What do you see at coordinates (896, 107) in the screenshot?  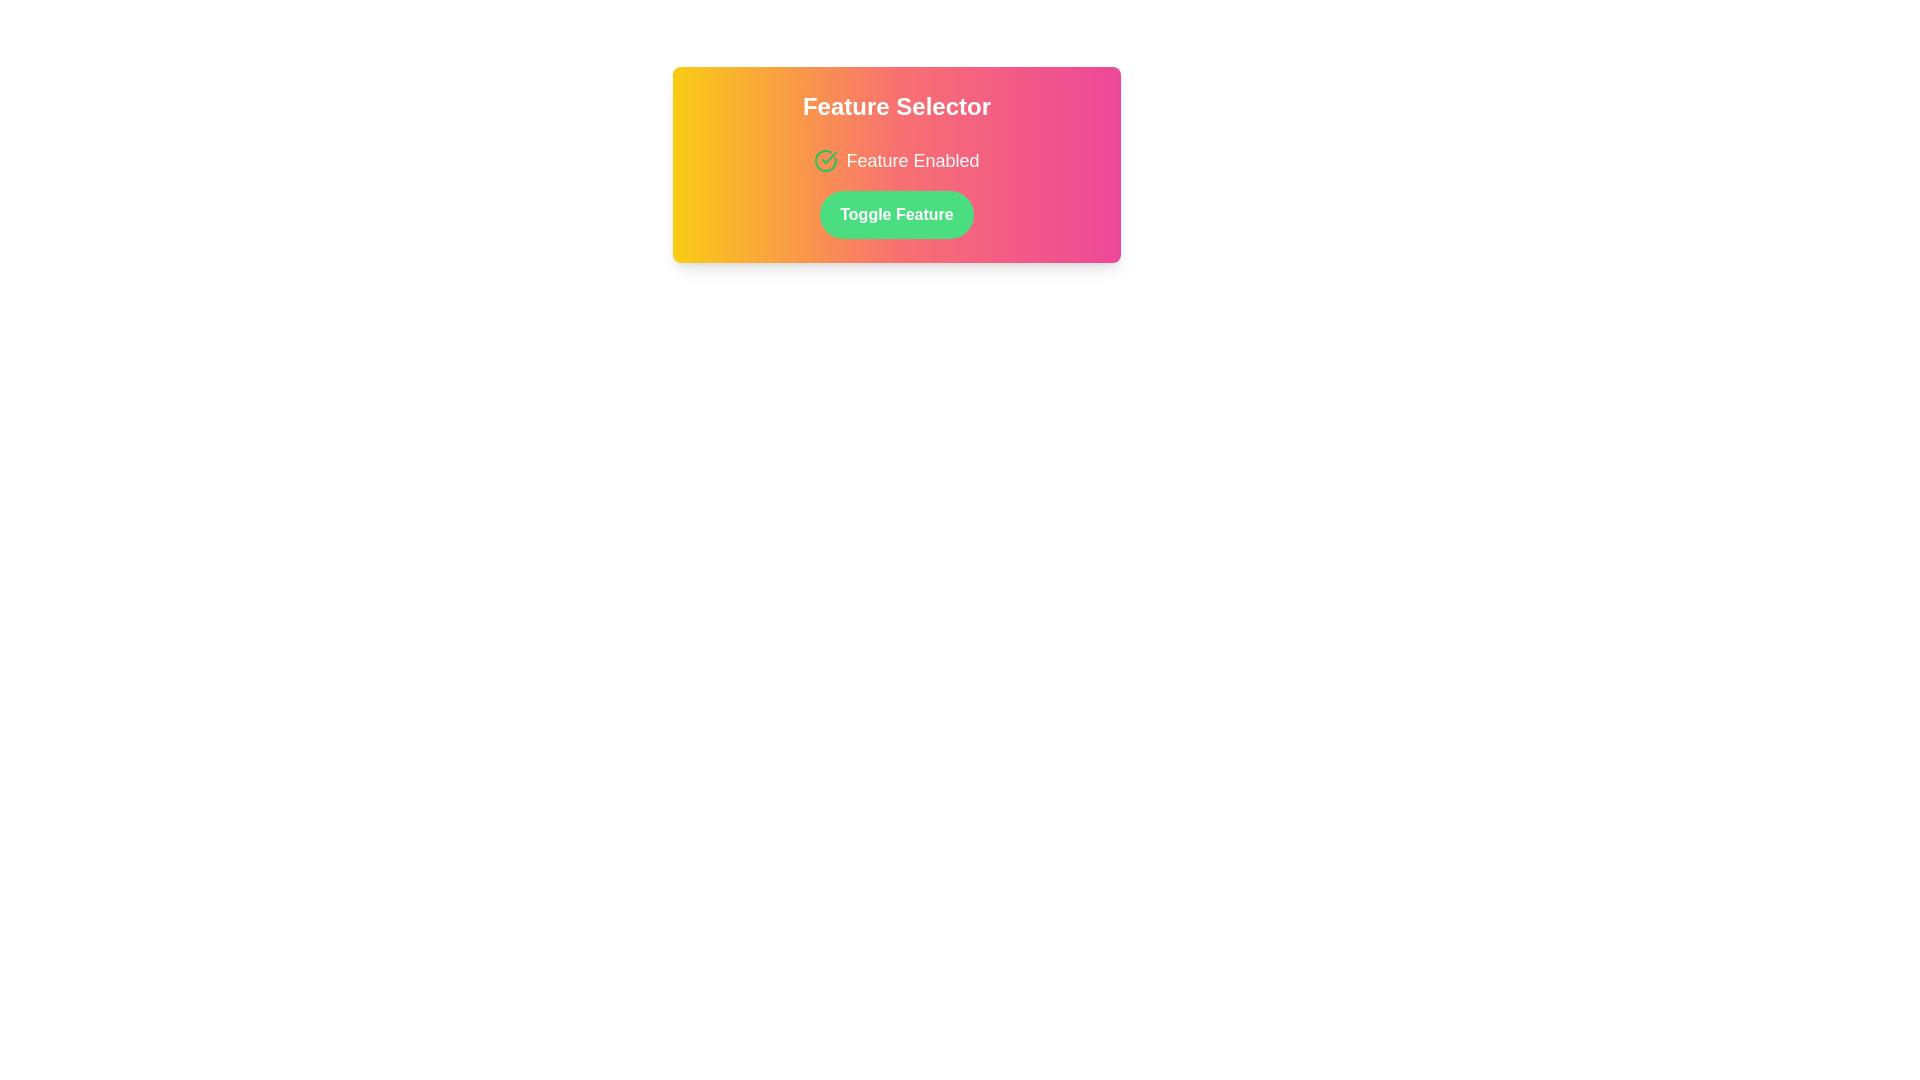 I see `the 'Feature Selector' text label, which displays the text in a bold, white font, centered against a vibrant gradient background from yellow to pink` at bounding box center [896, 107].